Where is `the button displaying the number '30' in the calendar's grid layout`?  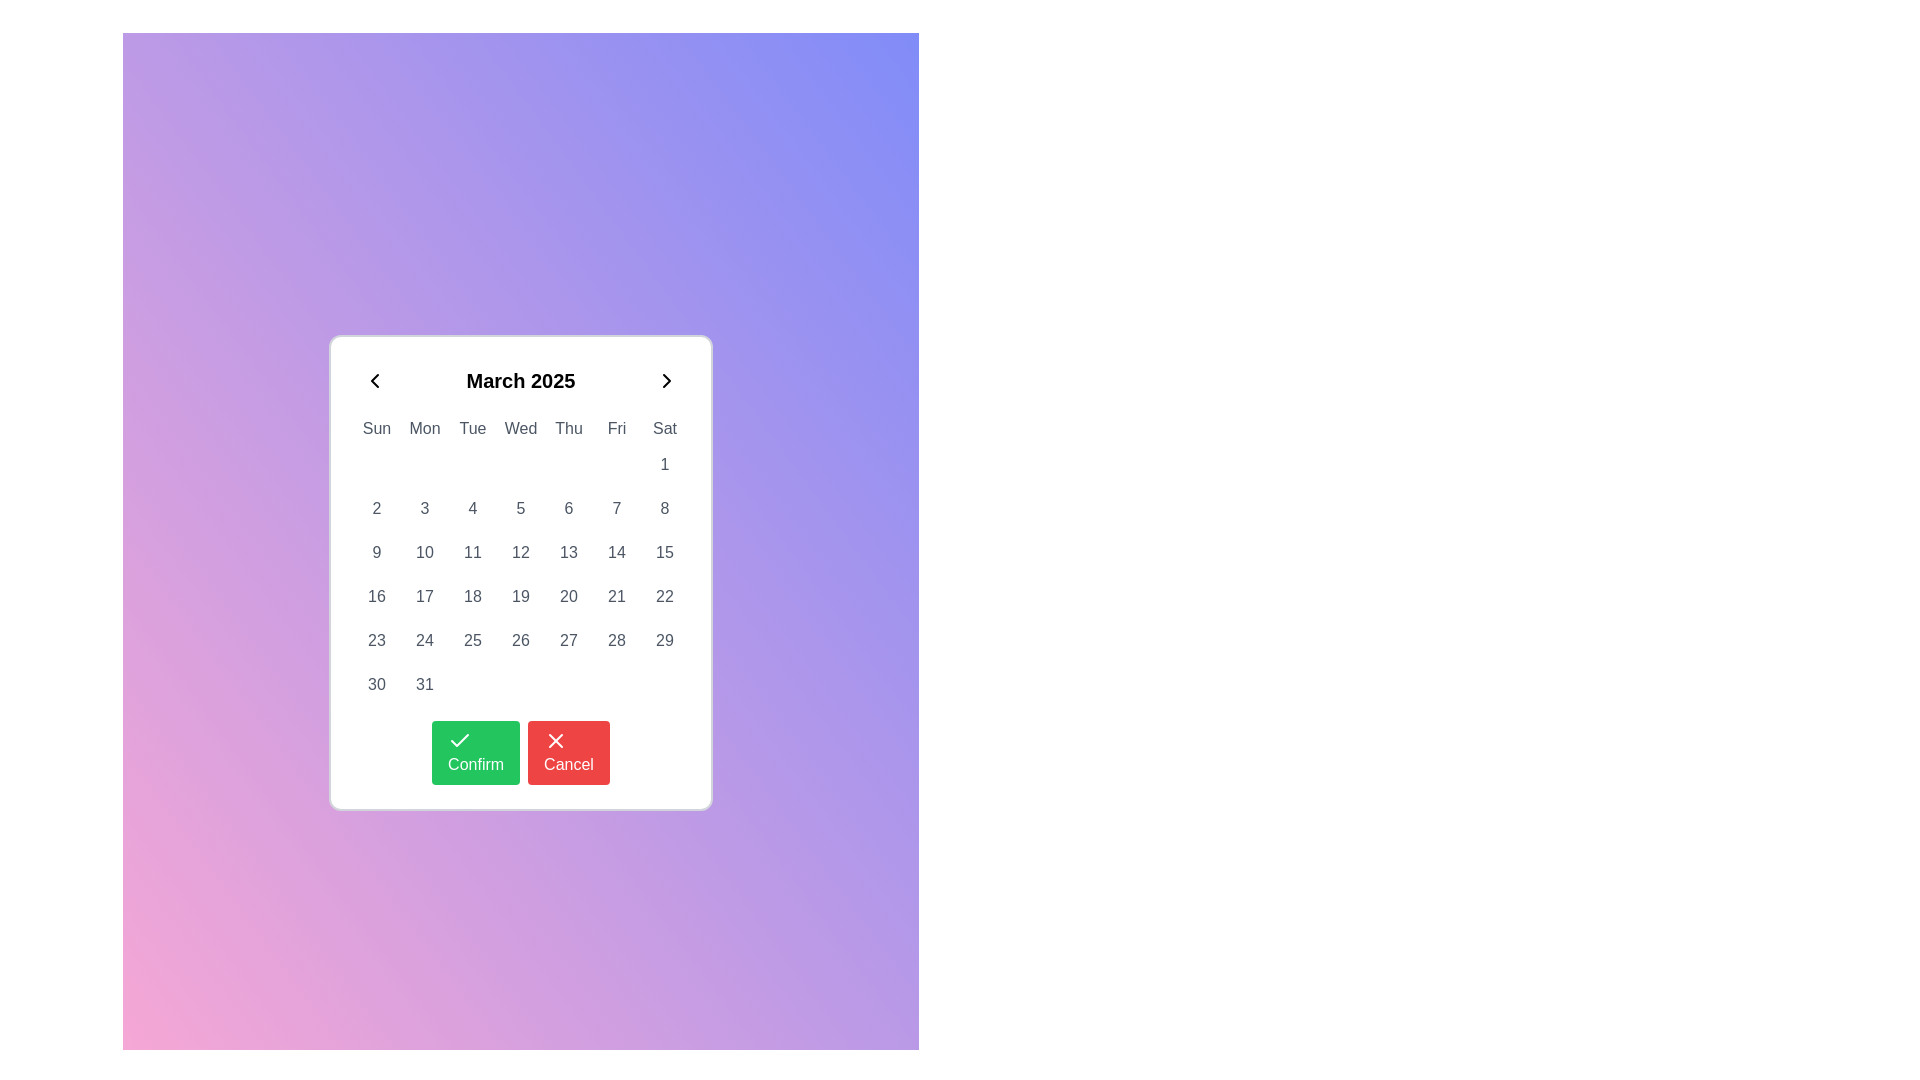 the button displaying the number '30' in the calendar's grid layout is located at coordinates (377, 684).